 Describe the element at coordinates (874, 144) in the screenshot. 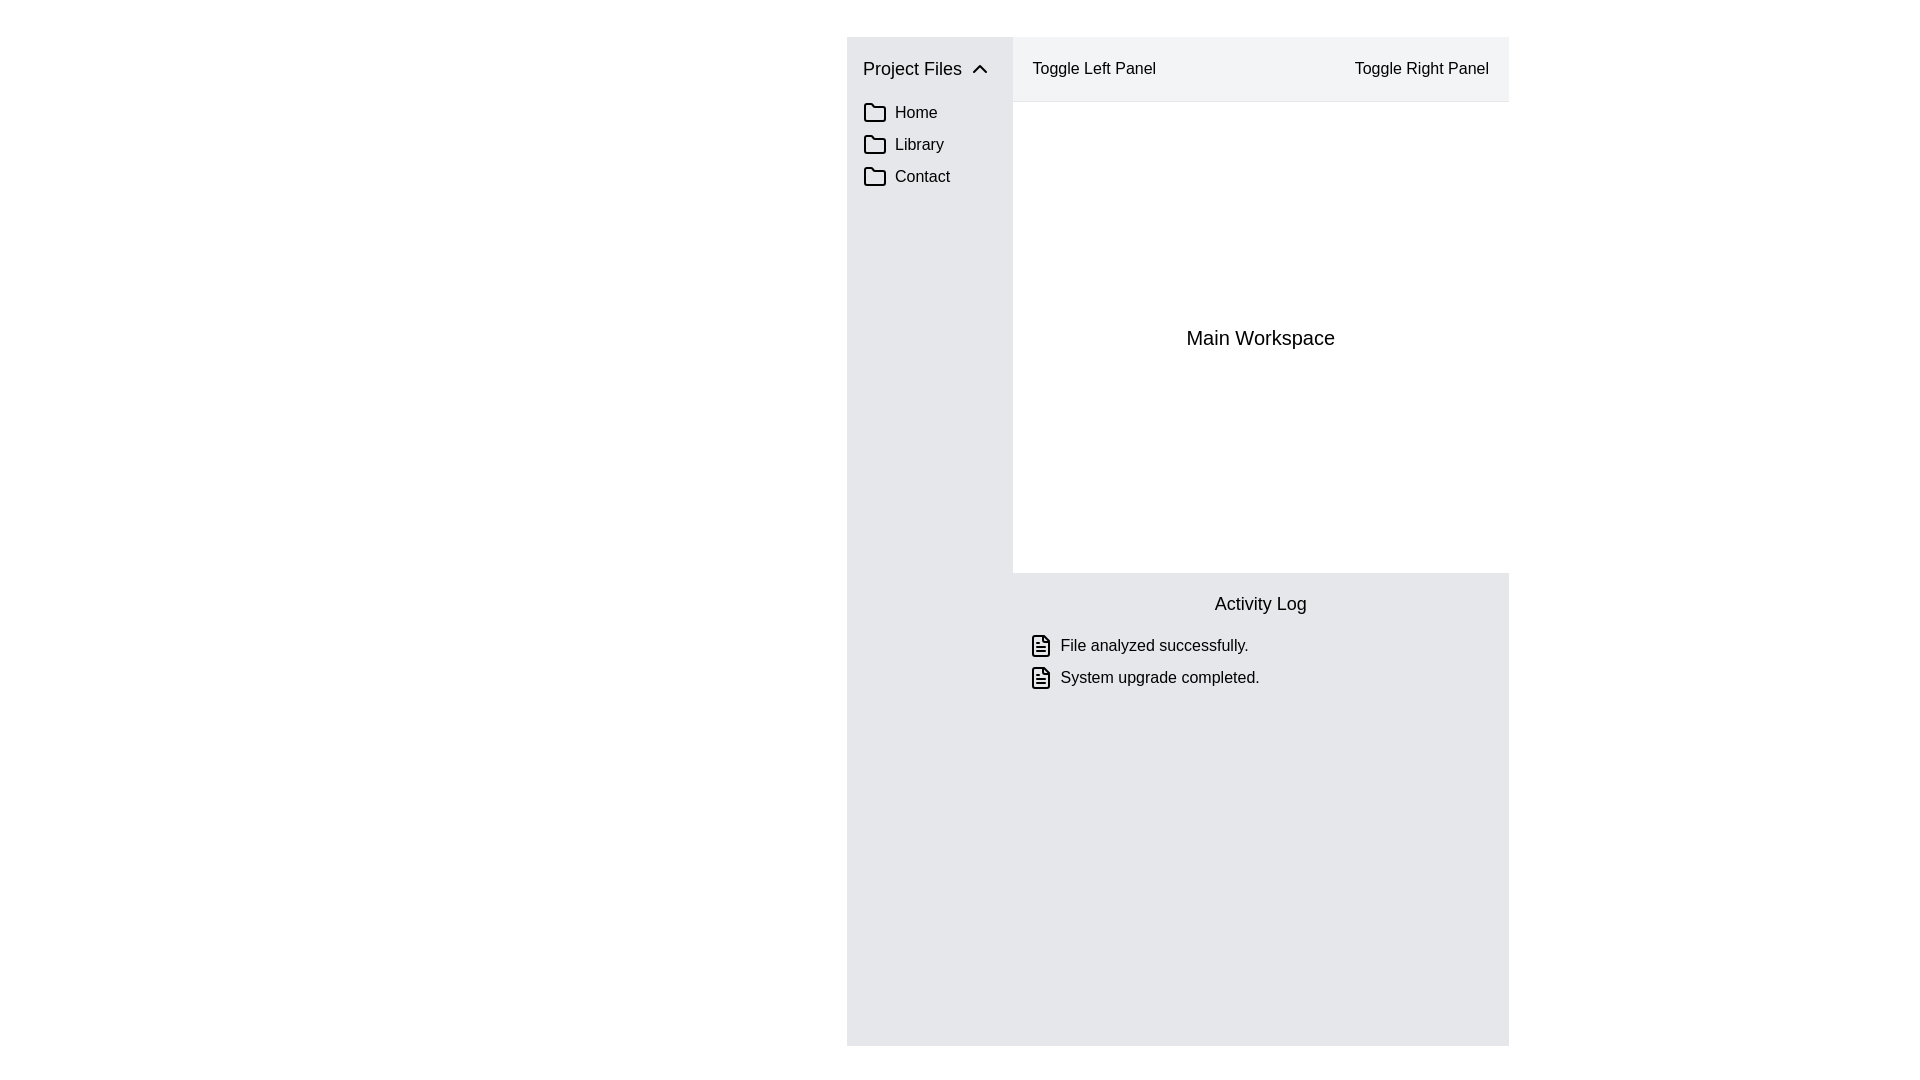

I see `the folder icon located in the left-side navigation panel next to the 'Library' text under the 'Project Files' section` at that location.